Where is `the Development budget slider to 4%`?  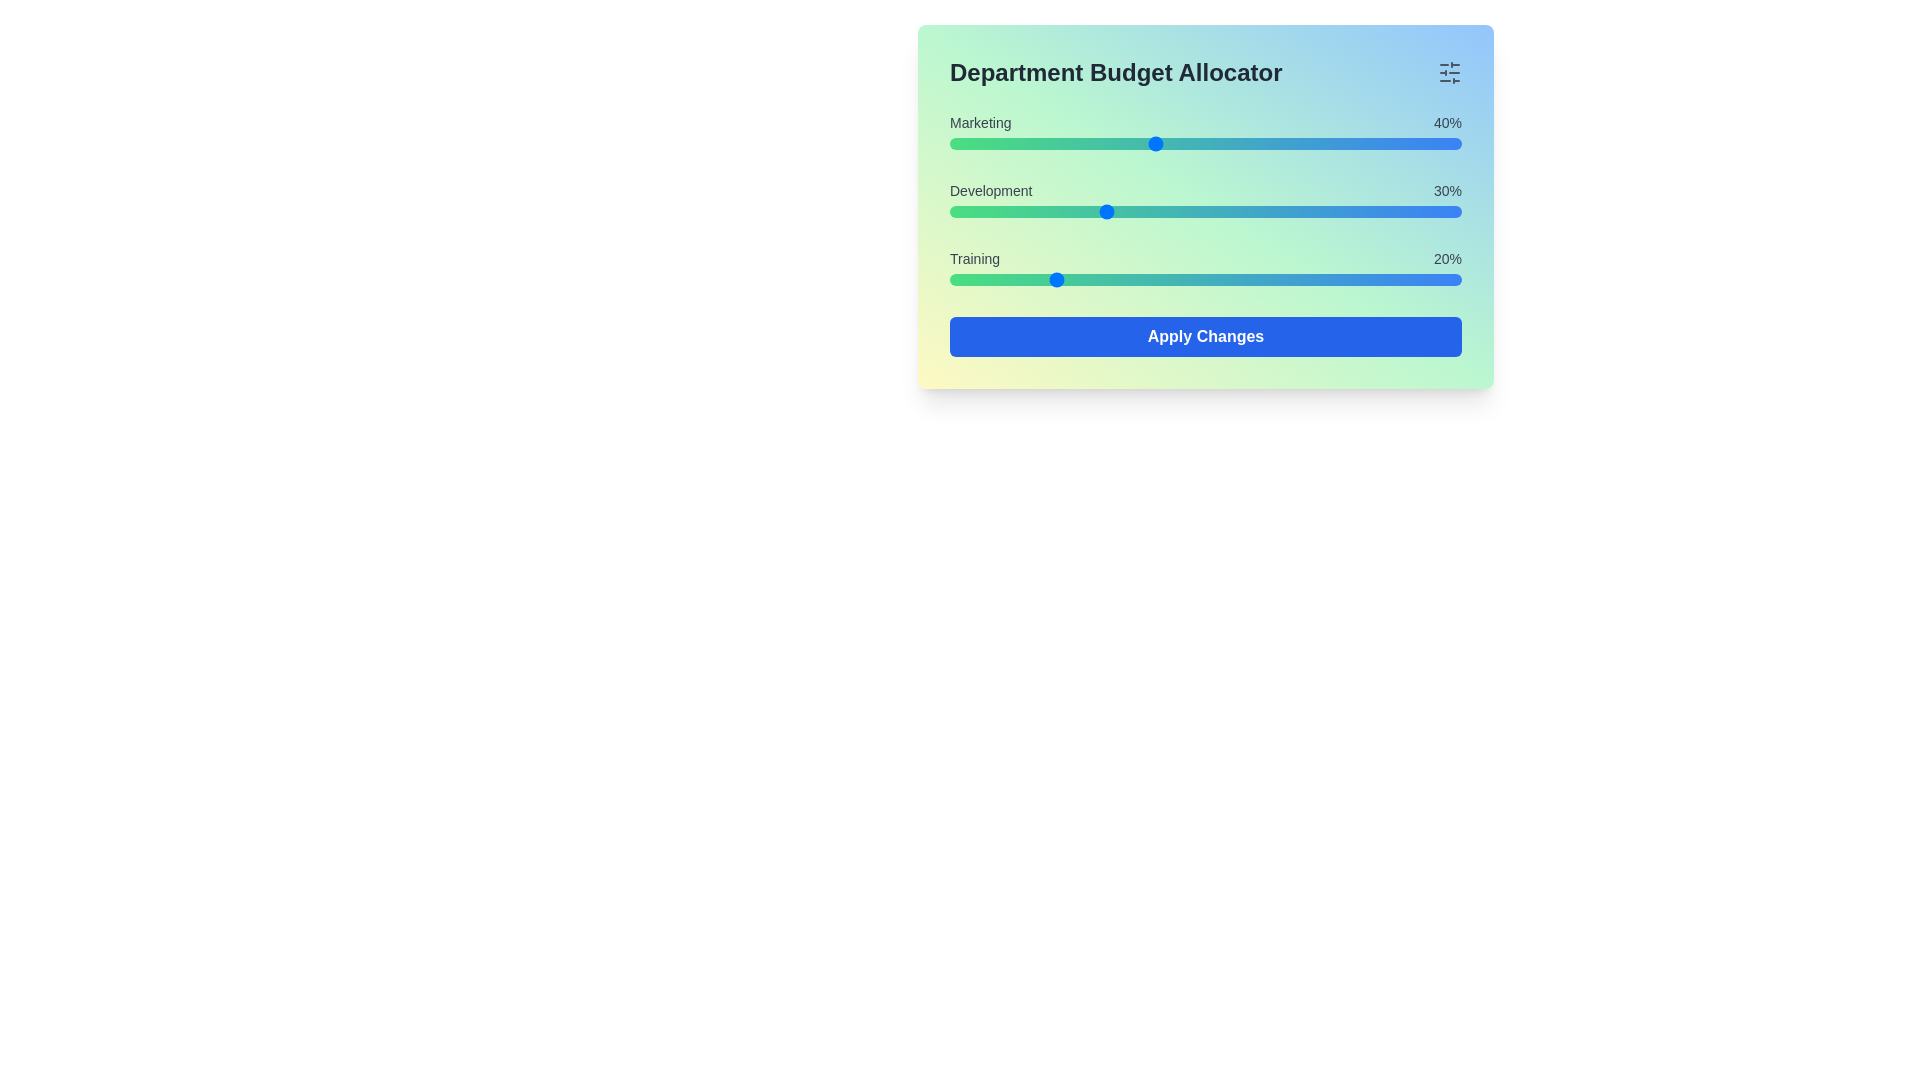 the Development budget slider to 4% is located at coordinates (970, 212).